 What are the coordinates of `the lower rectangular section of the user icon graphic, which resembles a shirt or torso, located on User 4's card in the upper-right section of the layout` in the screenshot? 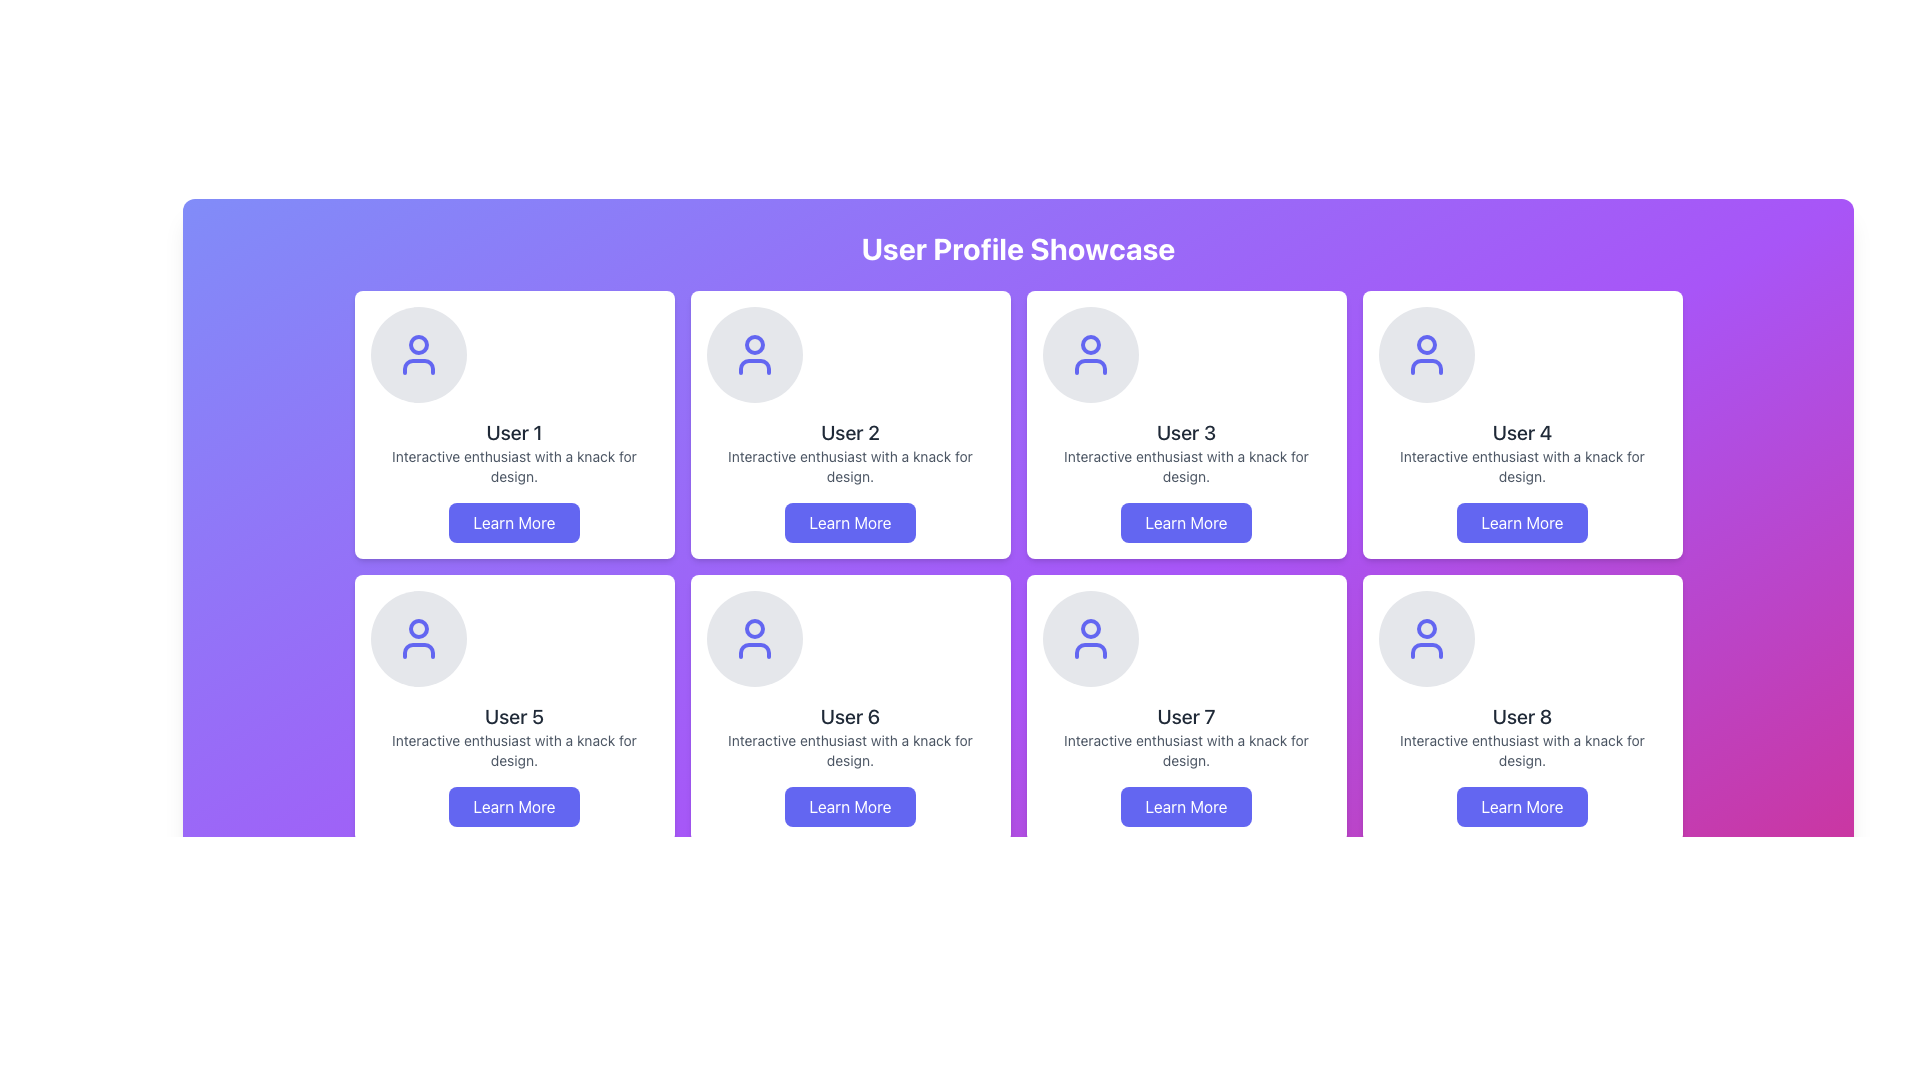 It's located at (1425, 366).